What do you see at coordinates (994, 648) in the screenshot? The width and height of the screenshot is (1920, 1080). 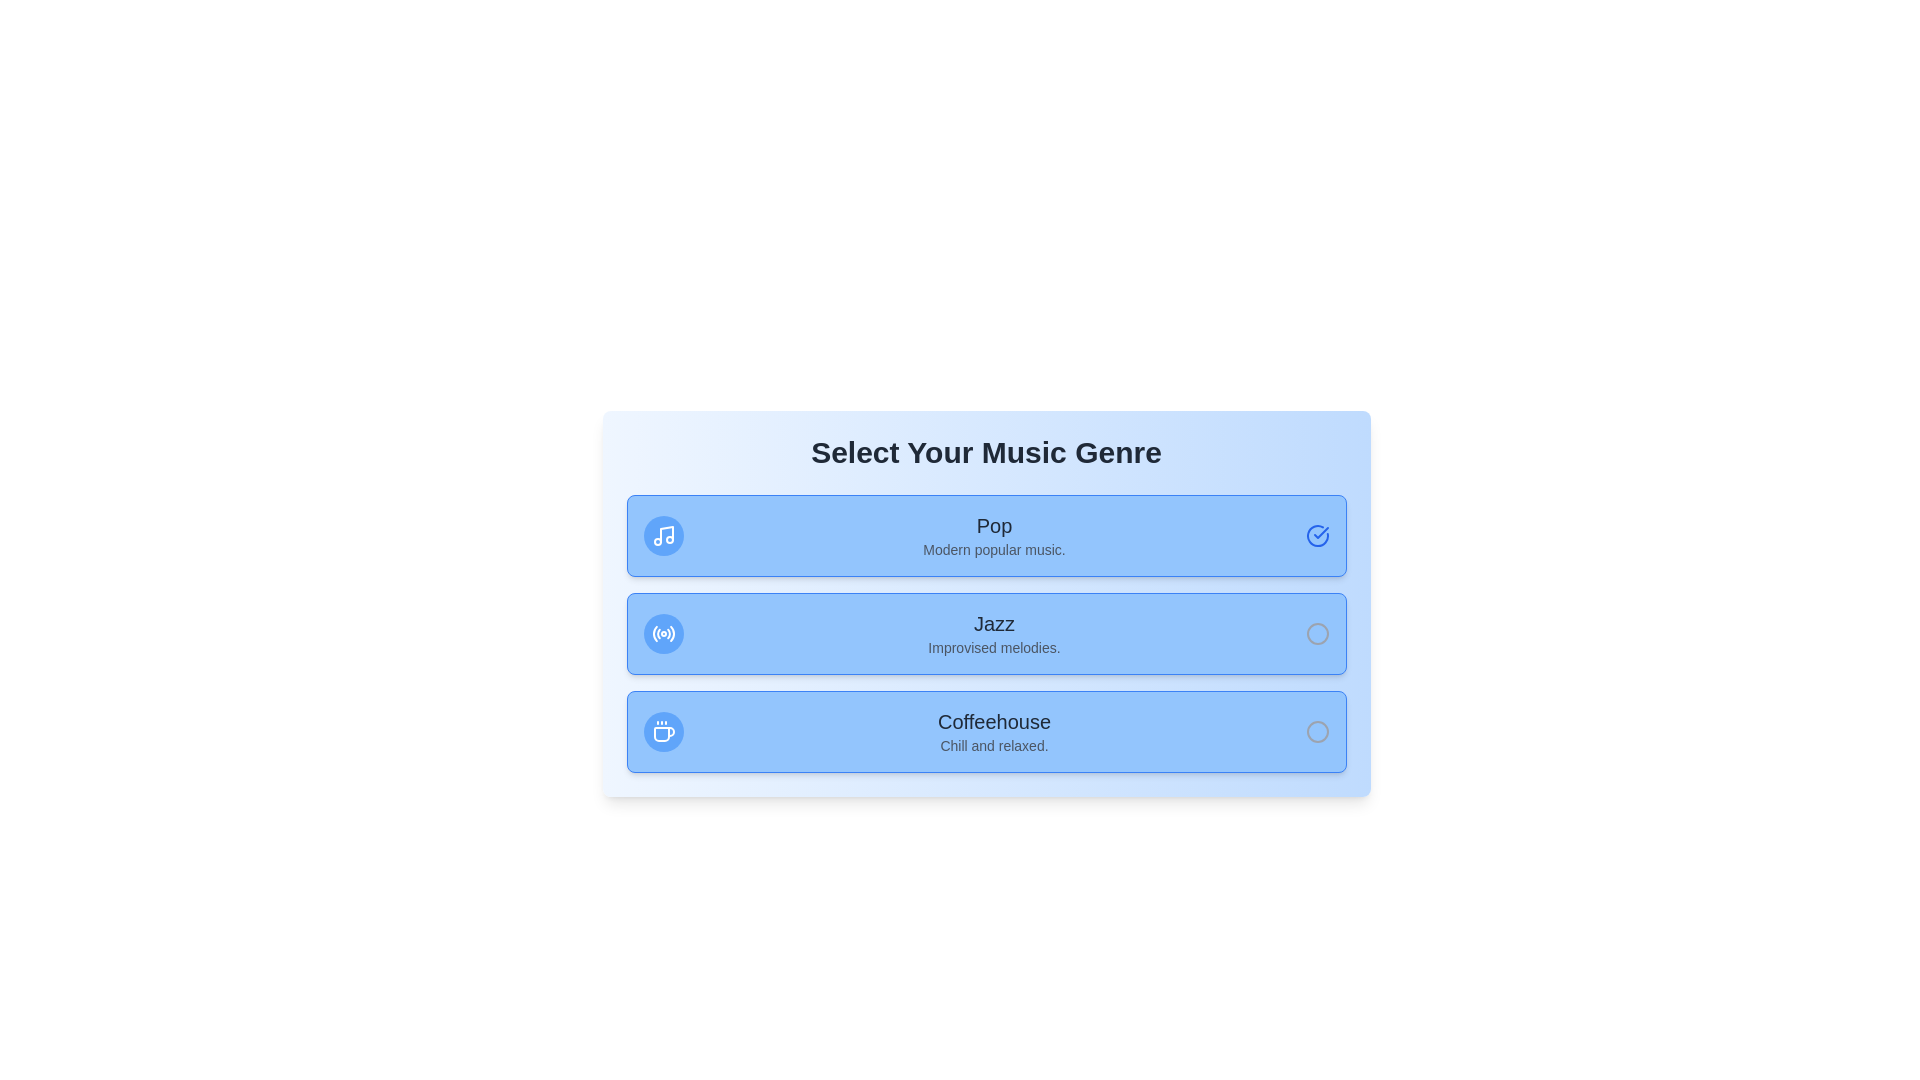 I see `the text label displaying 'Improvised melodies.' which is located below the title 'Jazz' within the blue rectangular card` at bounding box center [994, 648].